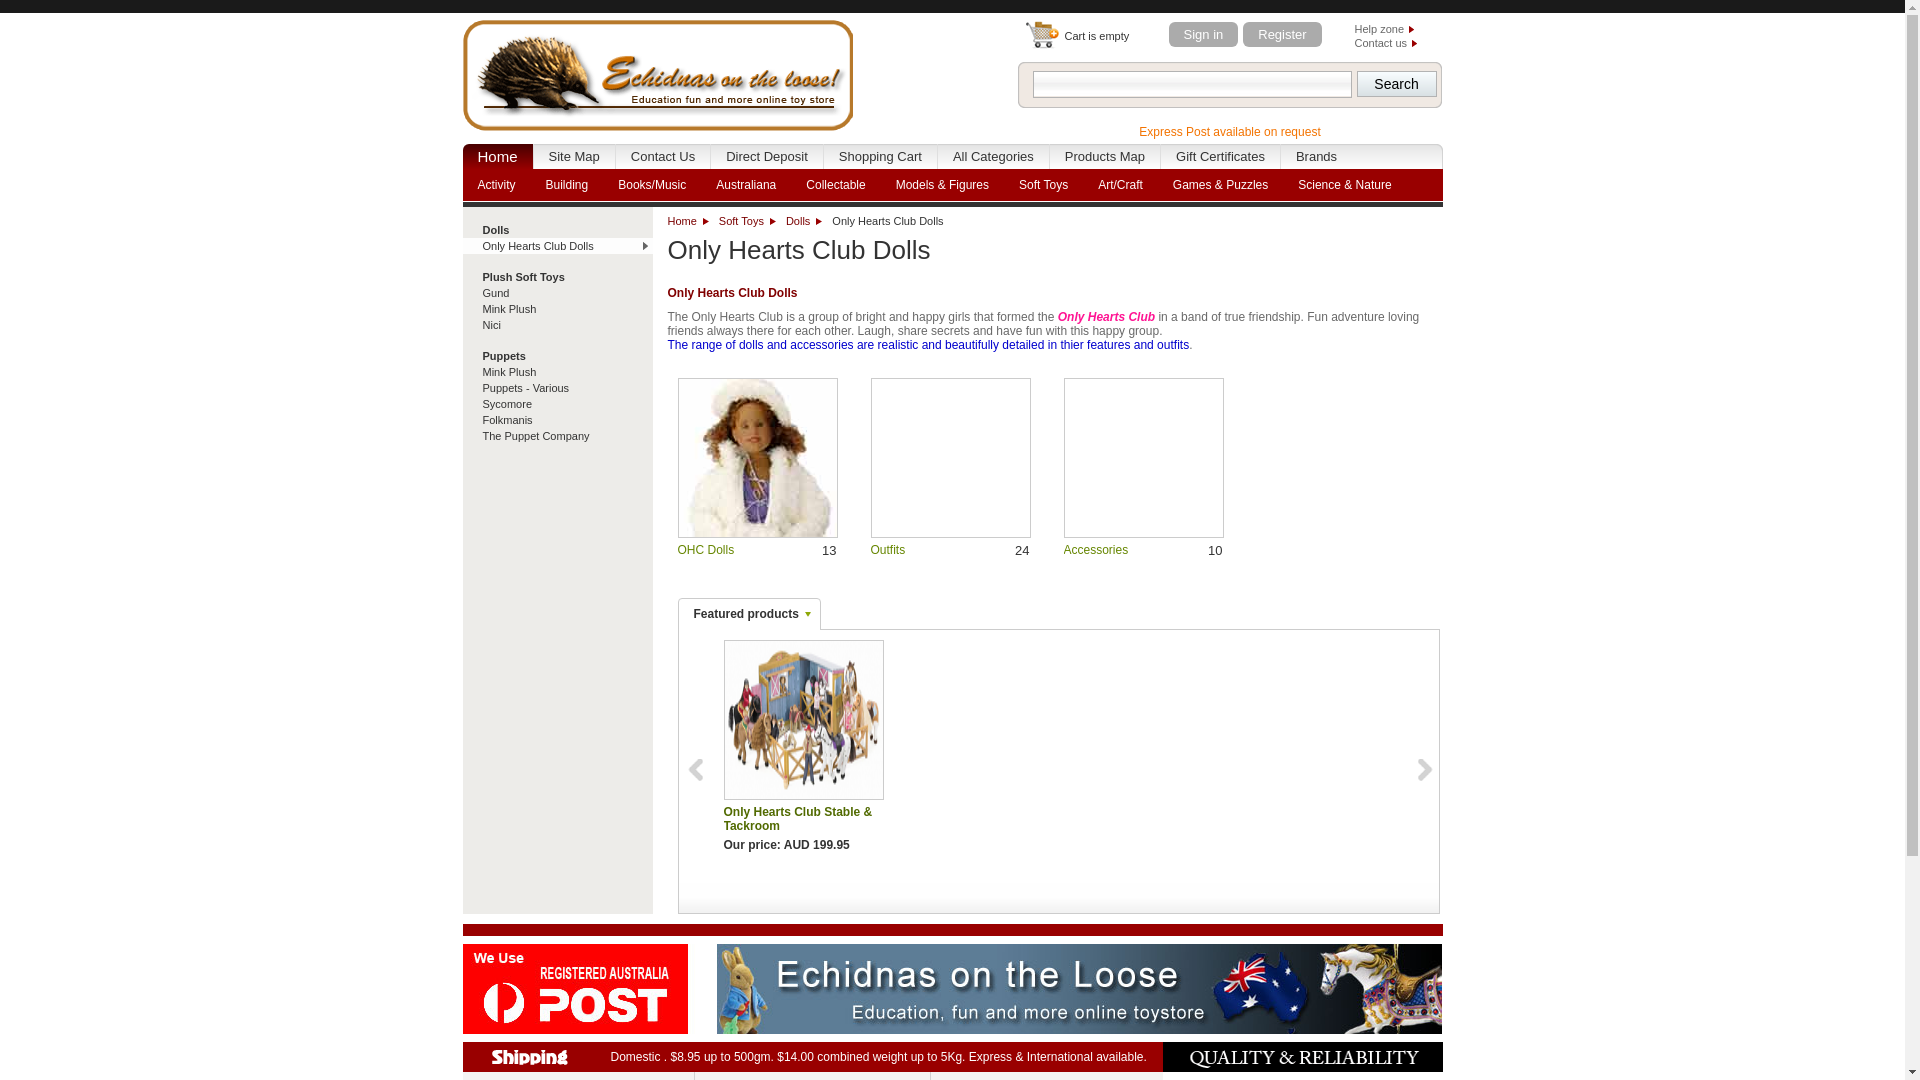  I want to click on 'Register', so click(1281, 34).